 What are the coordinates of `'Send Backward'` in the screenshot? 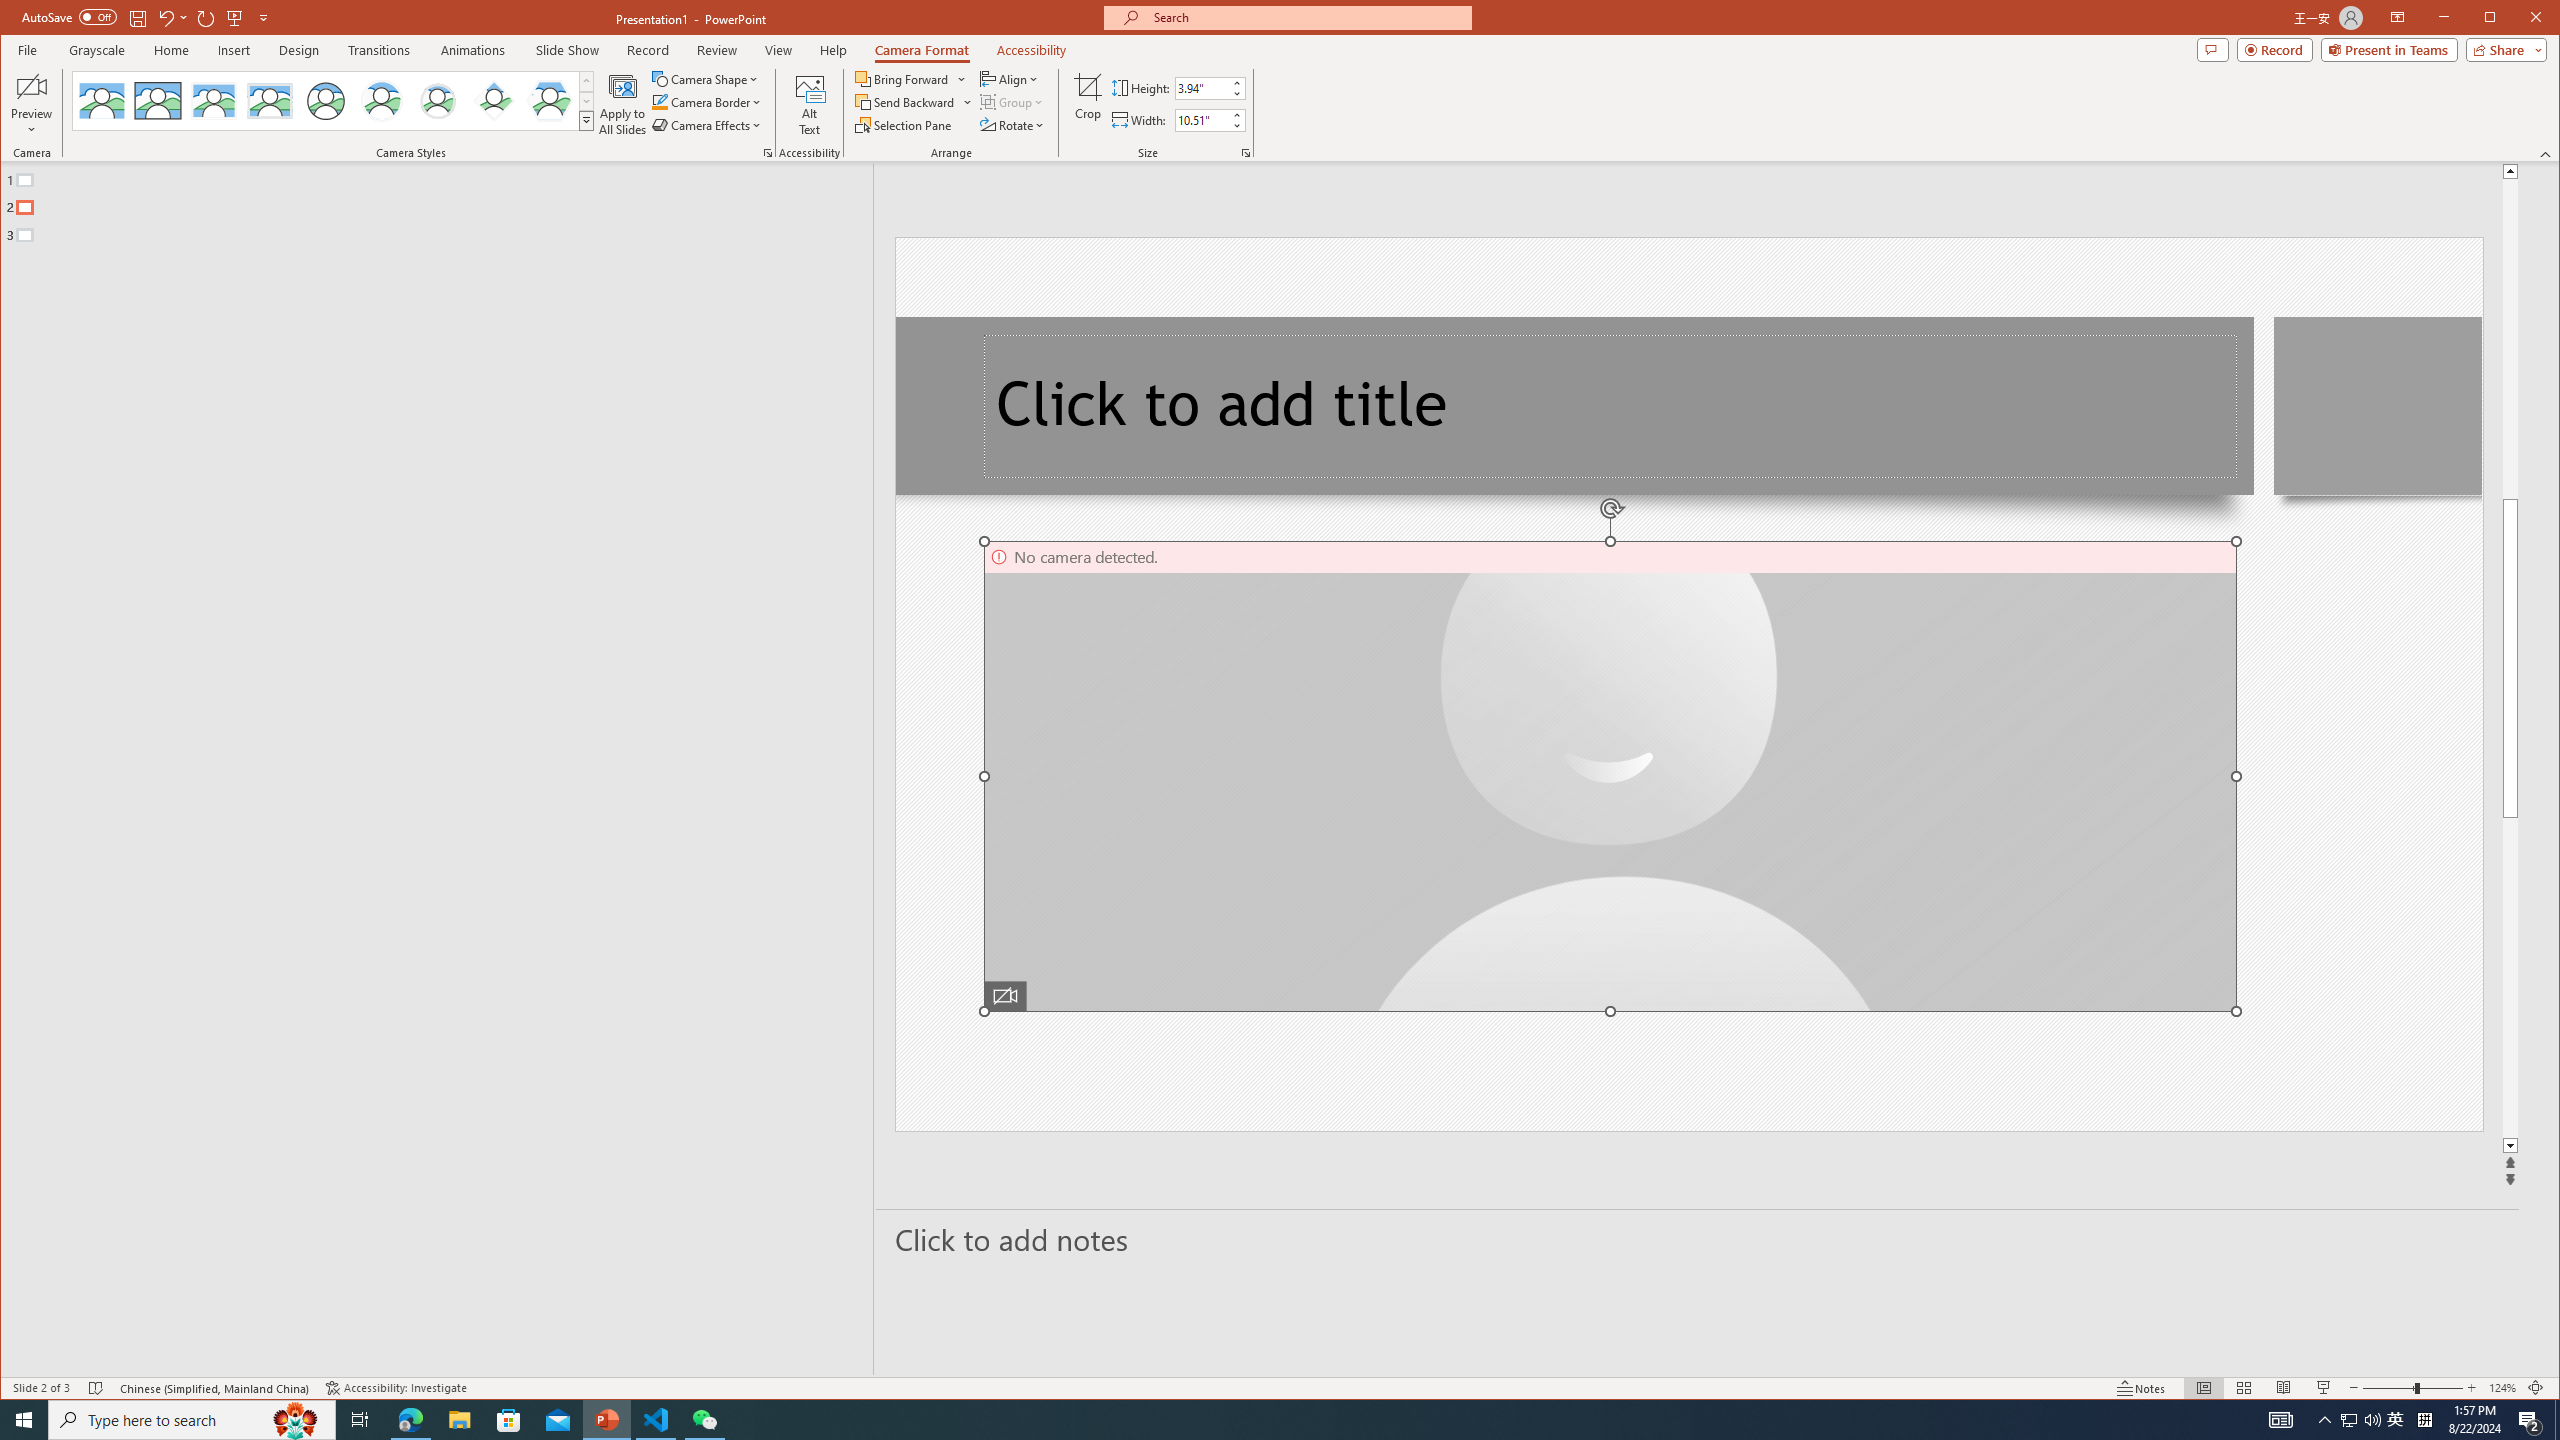 It's located at (905, 102).